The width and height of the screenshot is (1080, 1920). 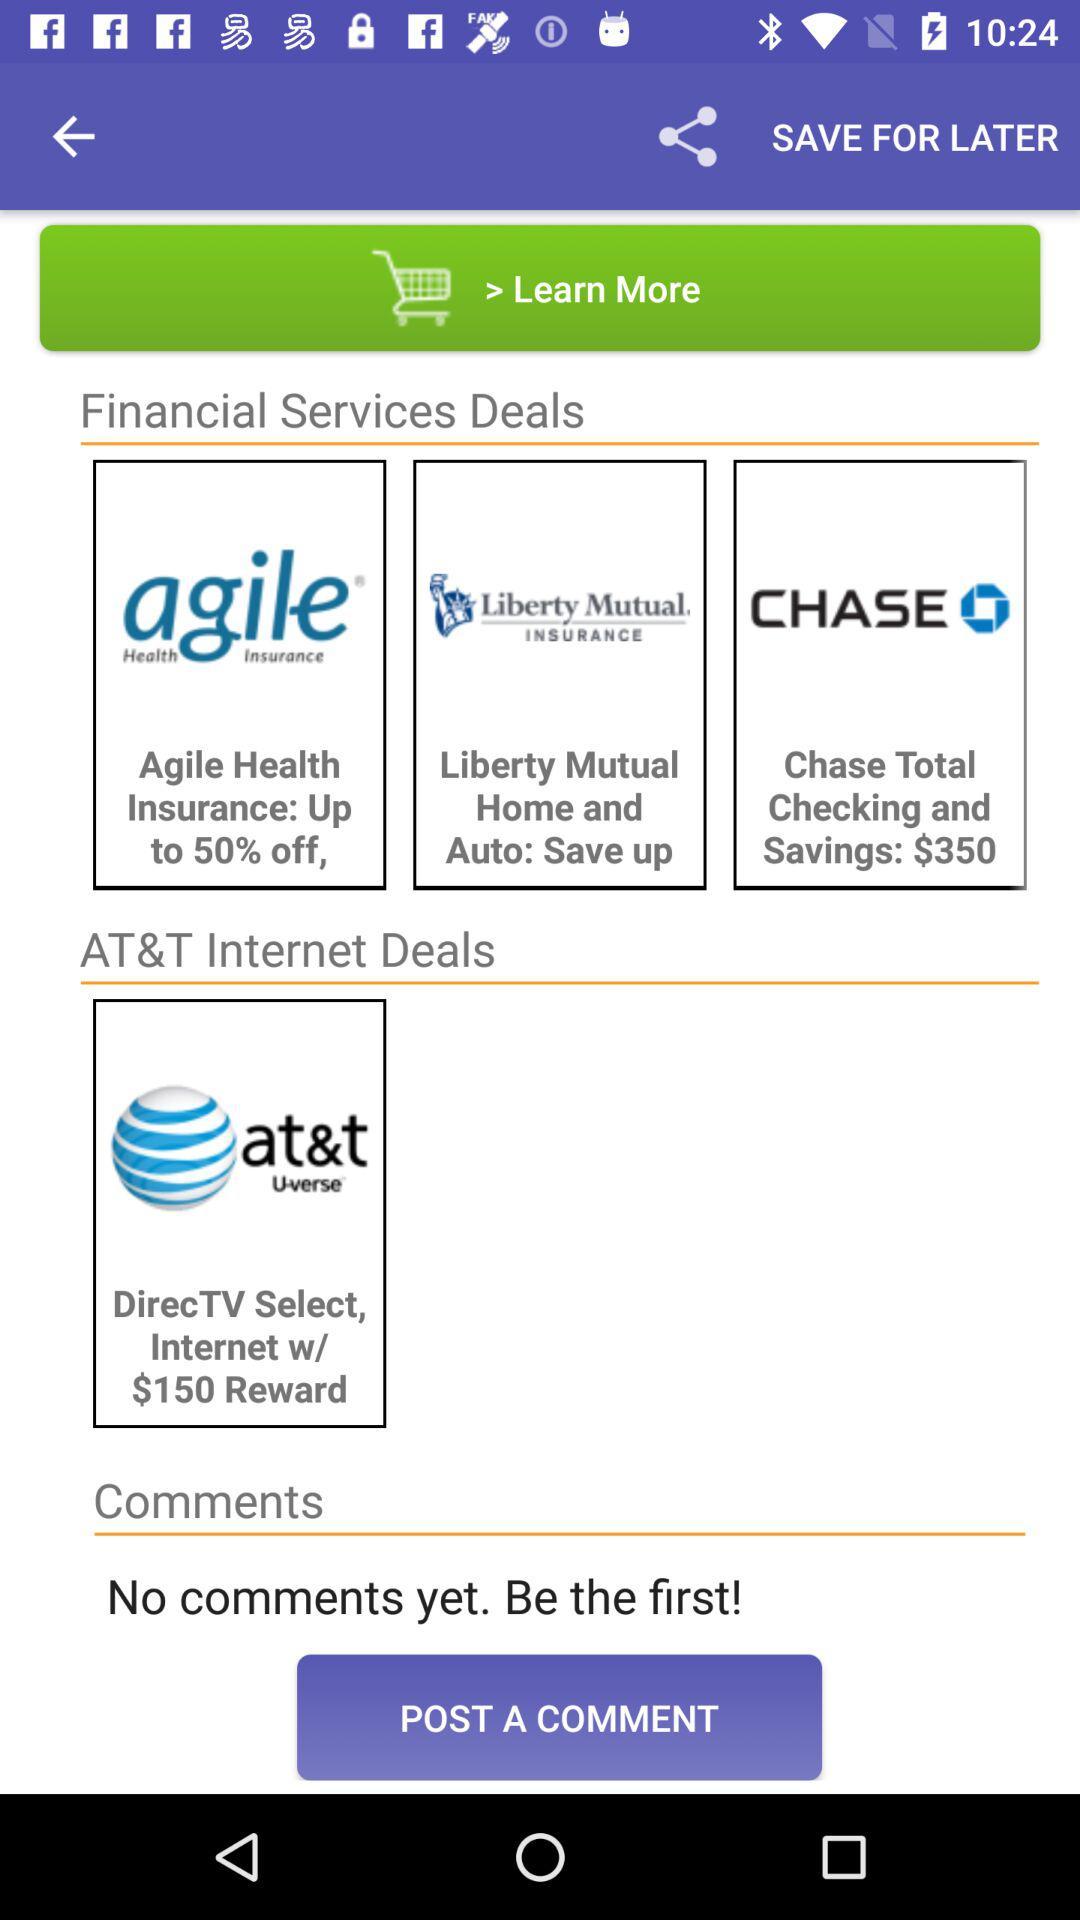 I want to click on the post a comment, so click(x=559, y=1716).